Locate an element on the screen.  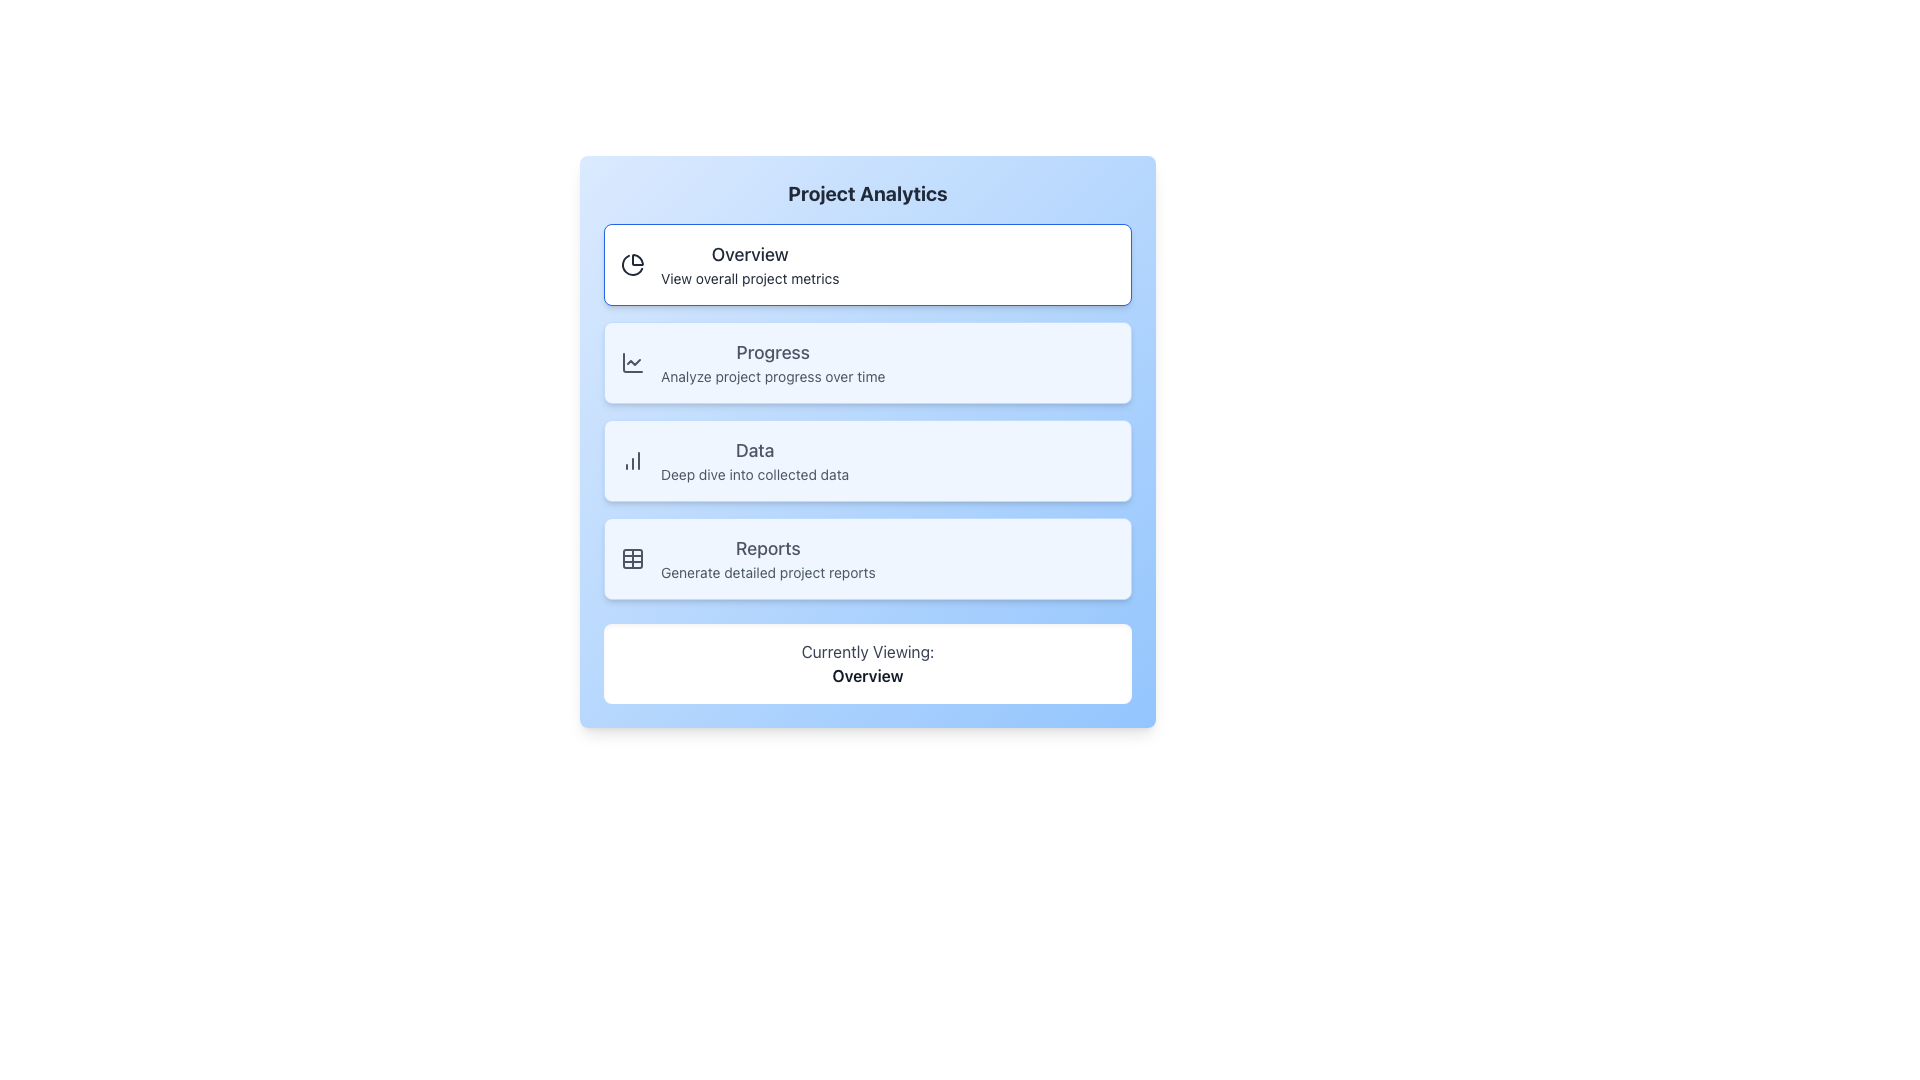
the 'Reports' menu item in the Project Analytics navigation menu is located at coordinates (767, 559).